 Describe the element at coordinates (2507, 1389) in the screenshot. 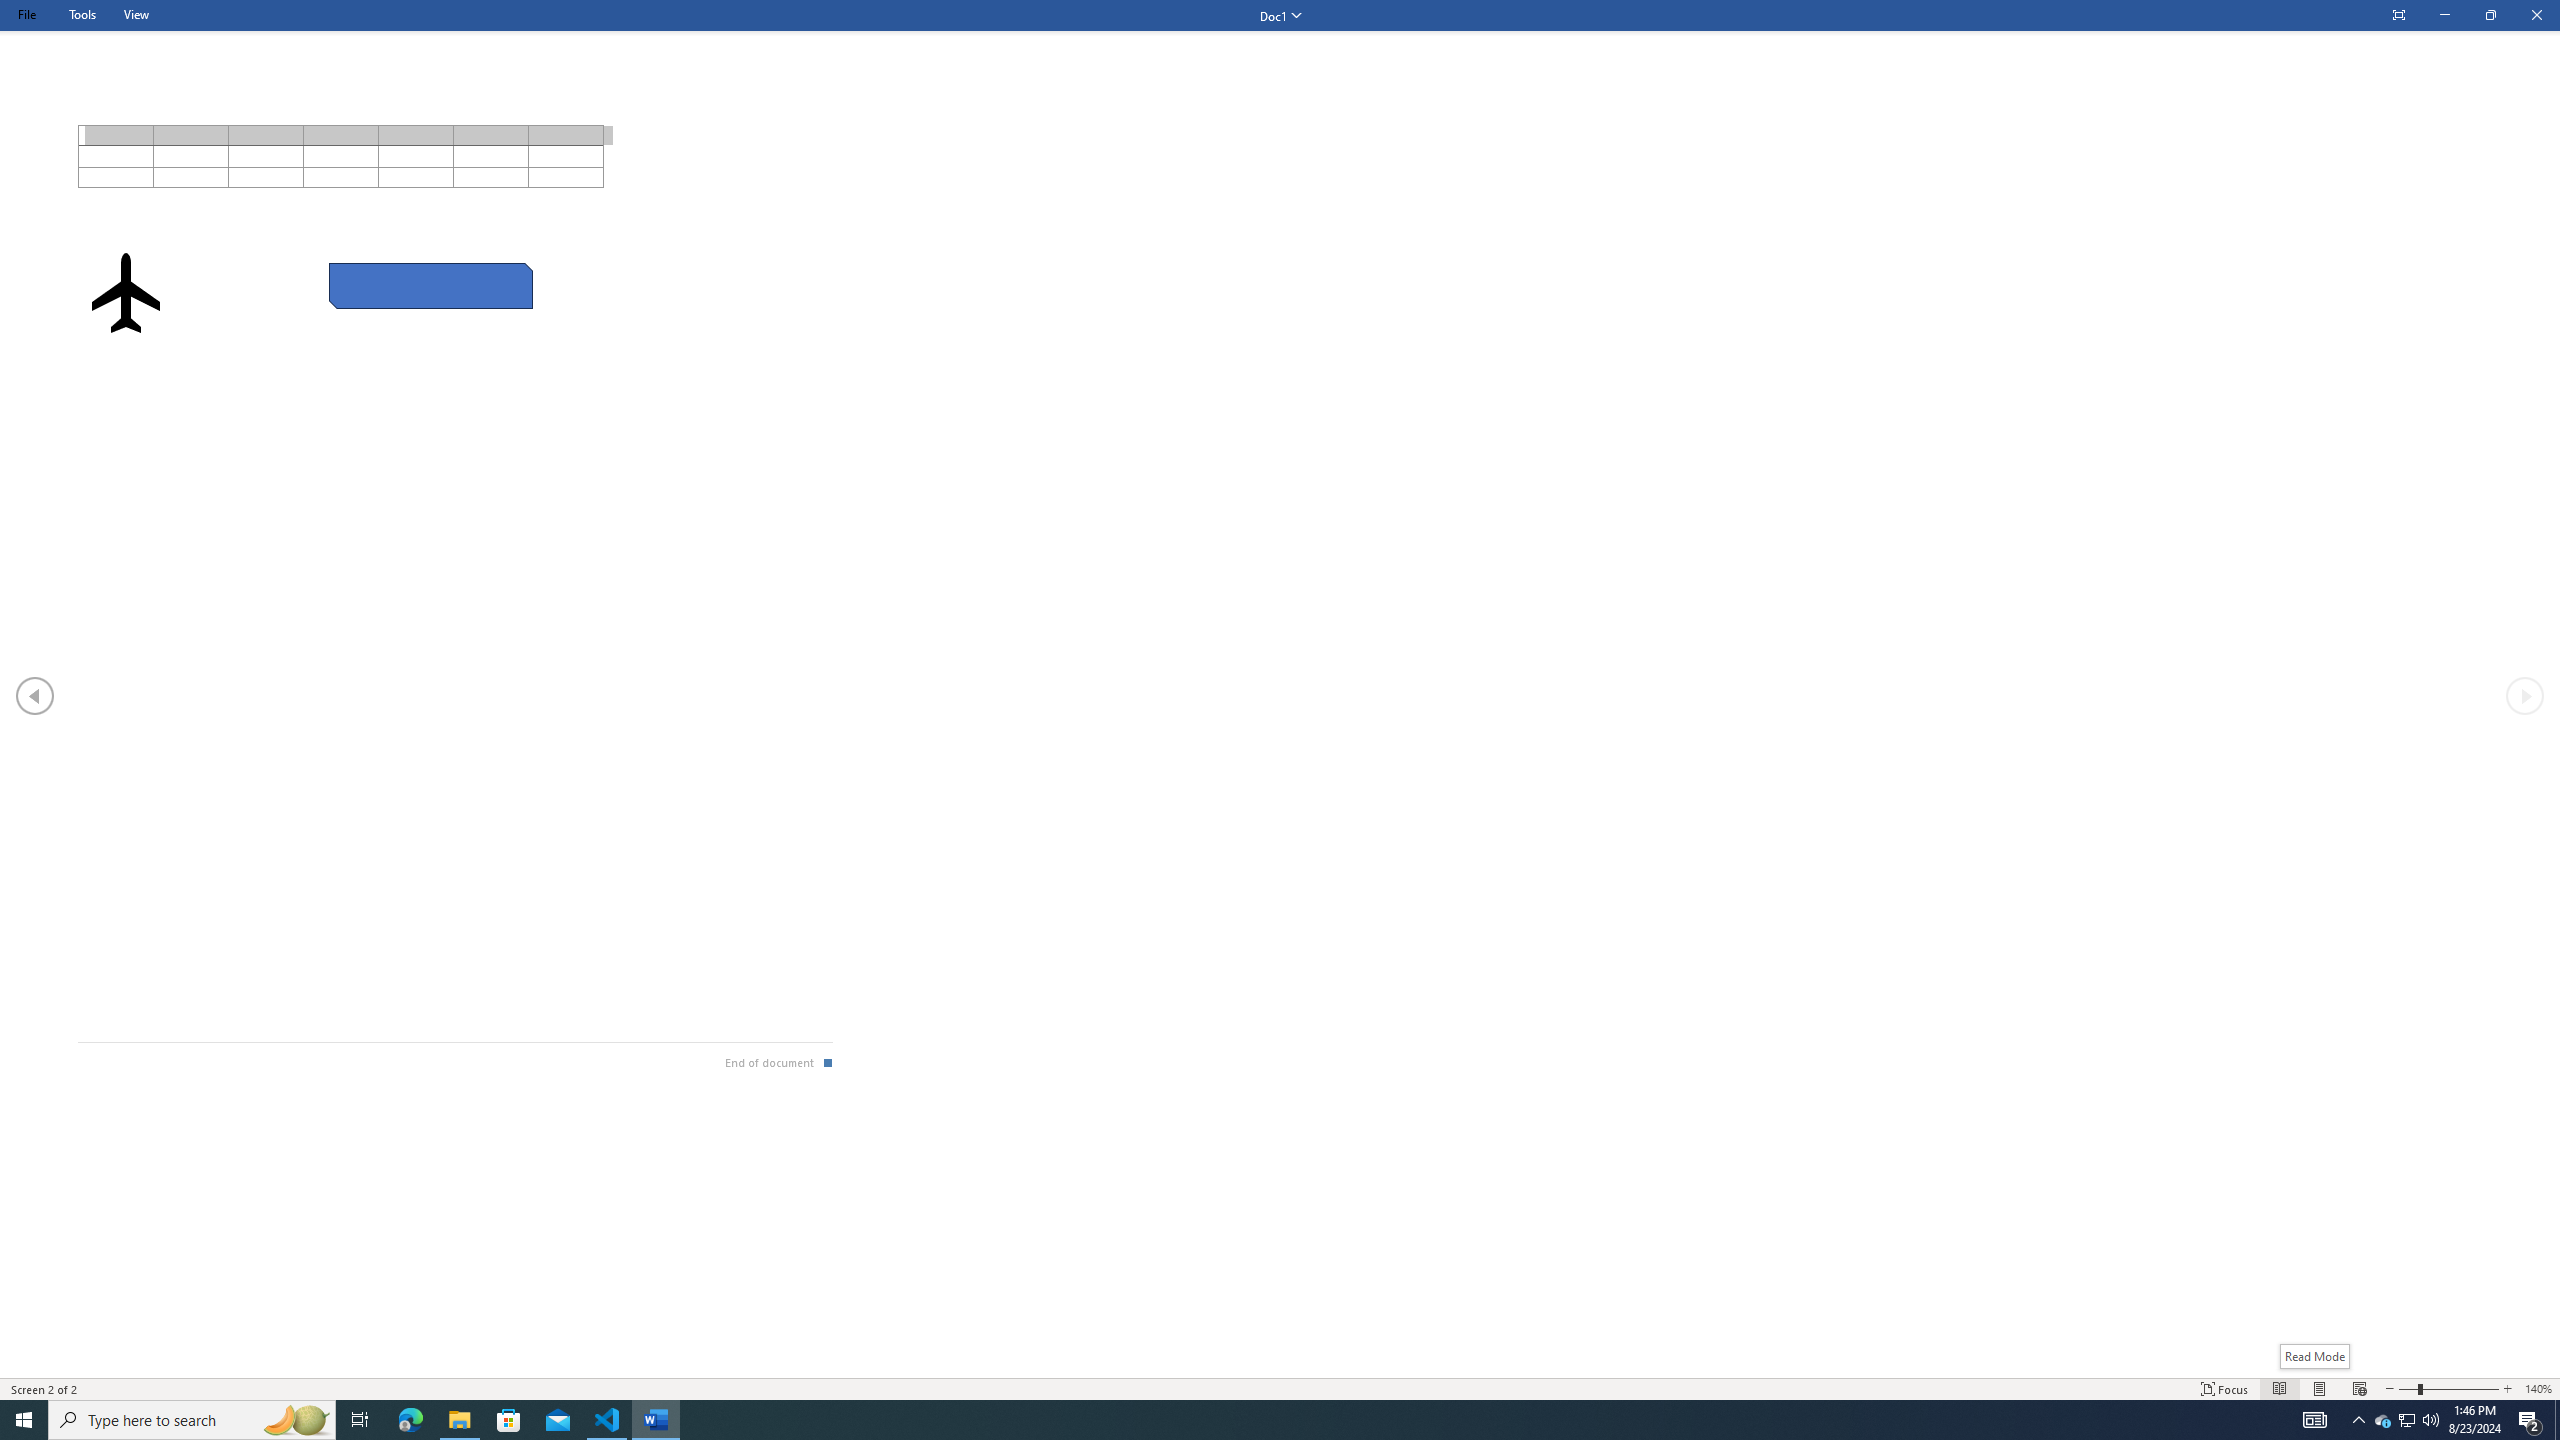

I see `'Increase Text Size'` at that location.